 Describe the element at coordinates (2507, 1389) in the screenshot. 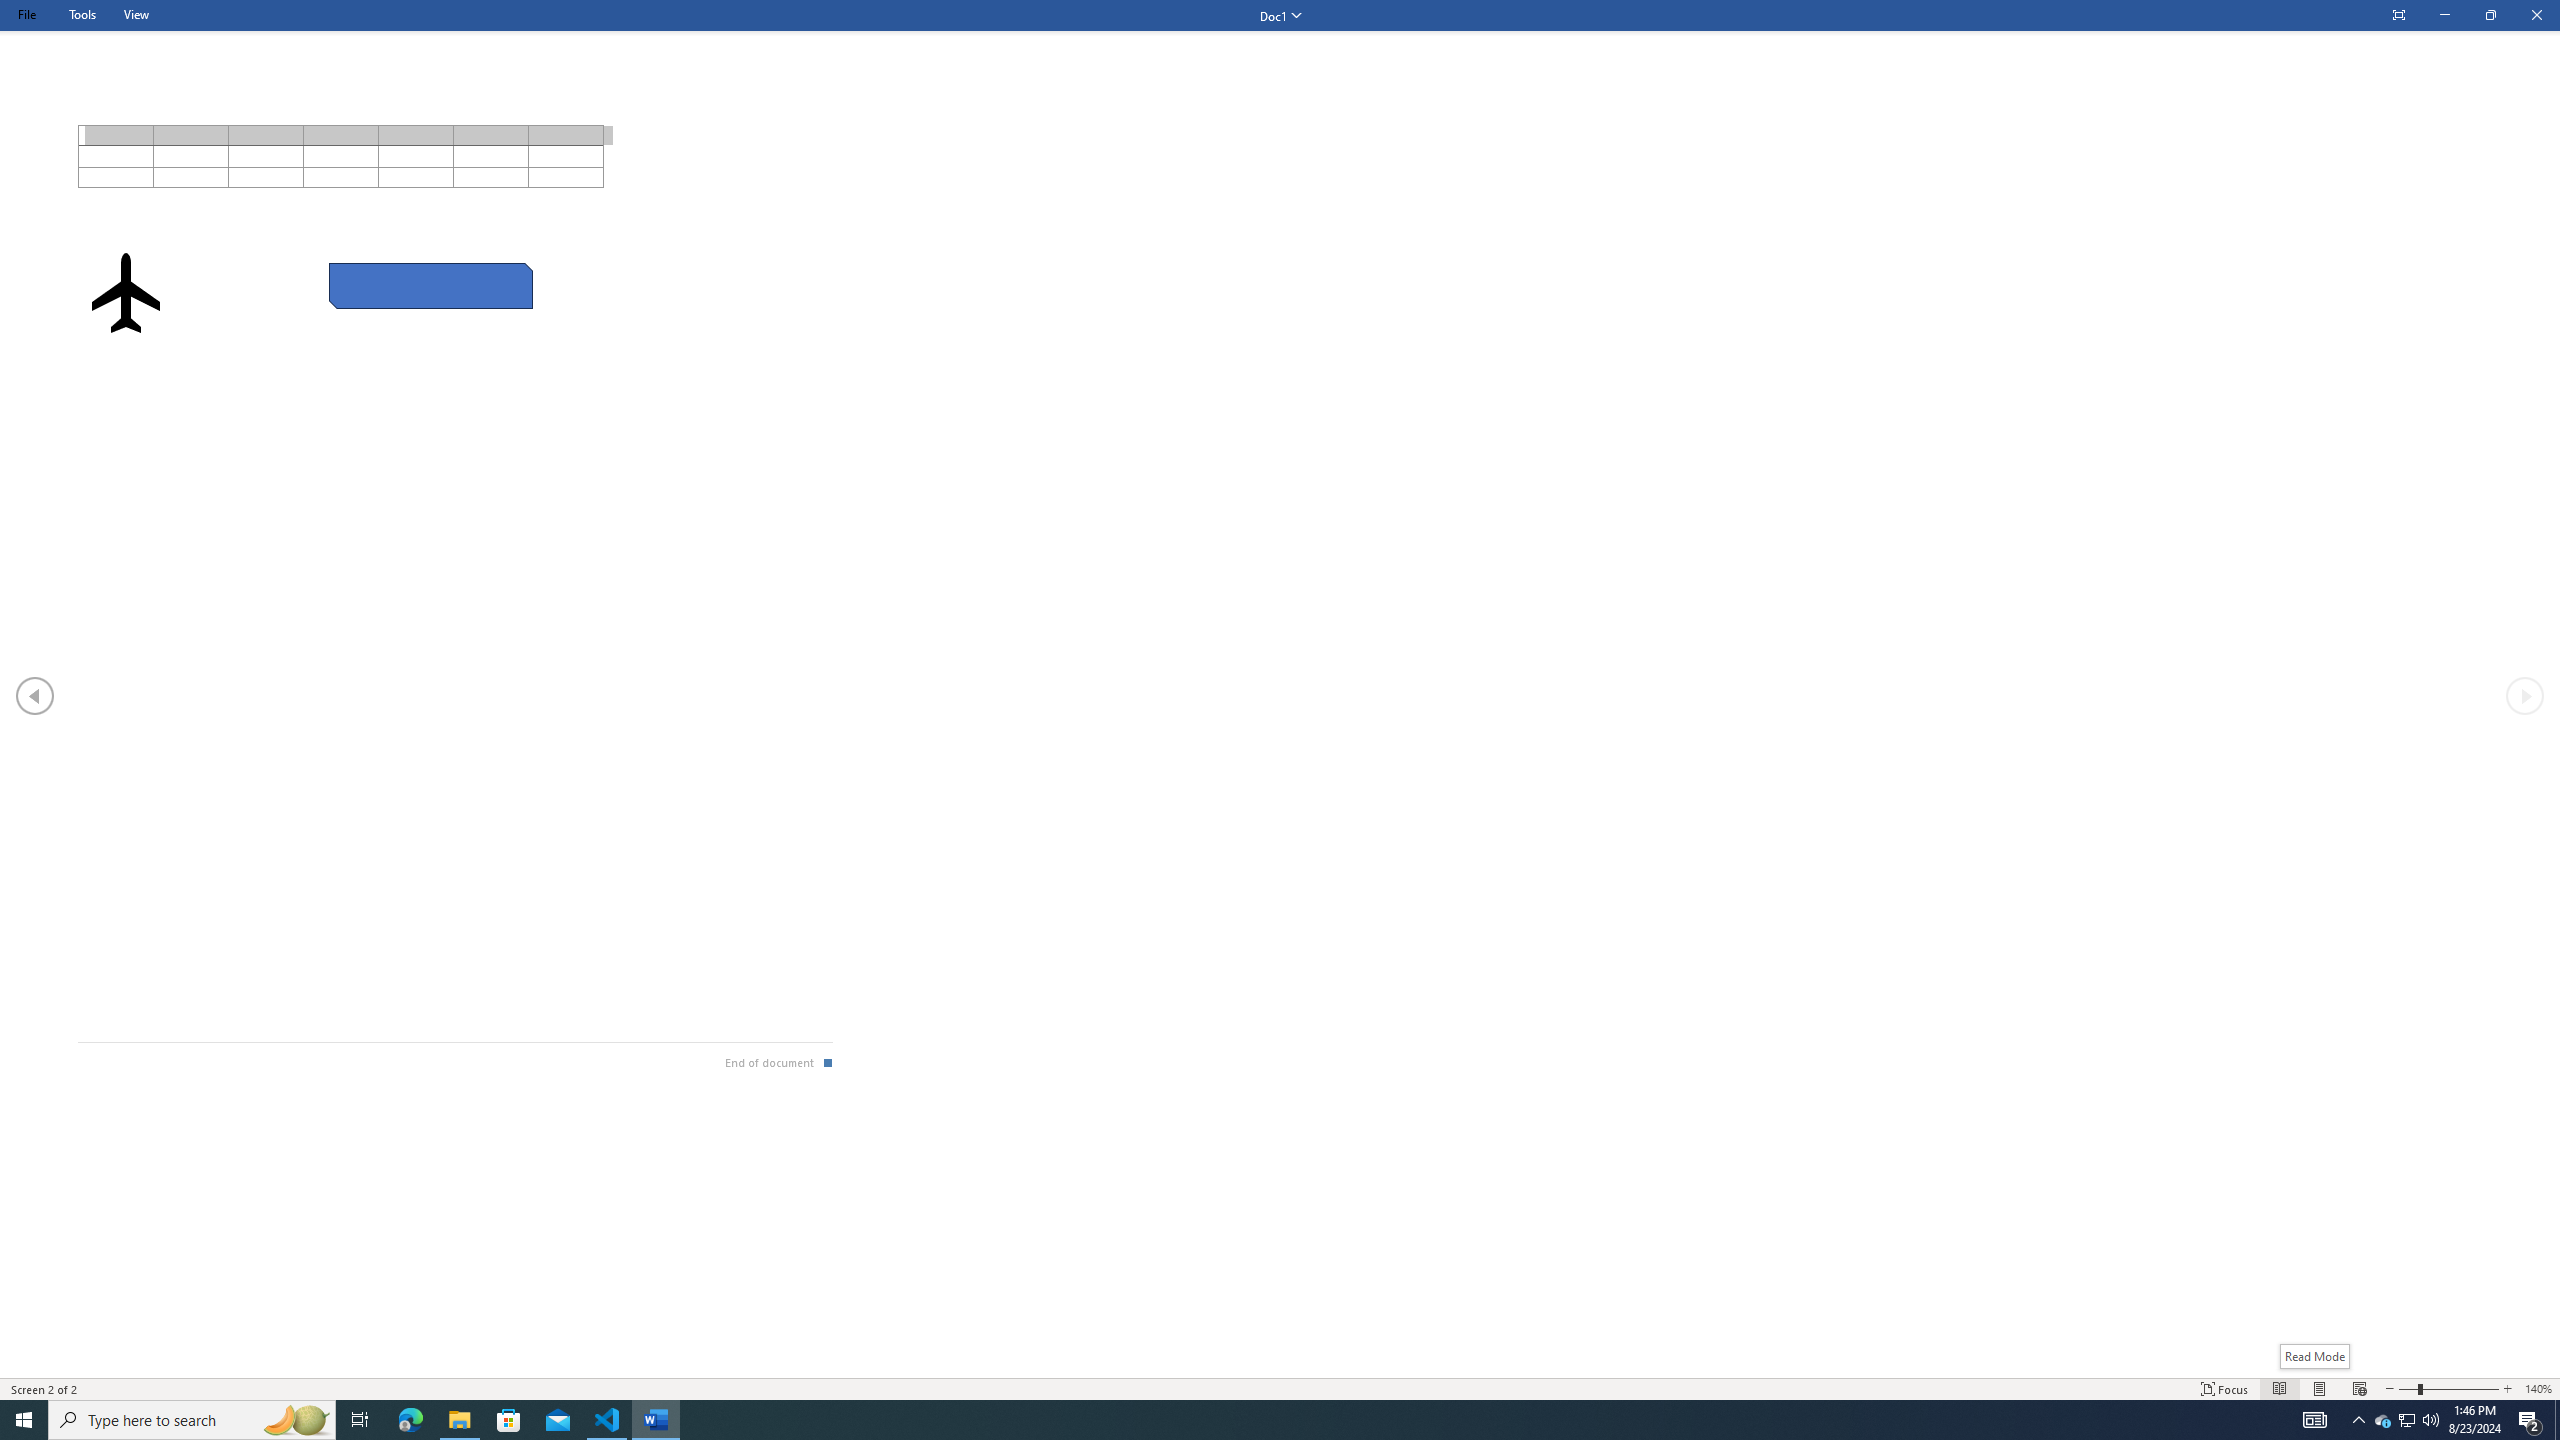

I see `'Increase Text Size'` at that location.